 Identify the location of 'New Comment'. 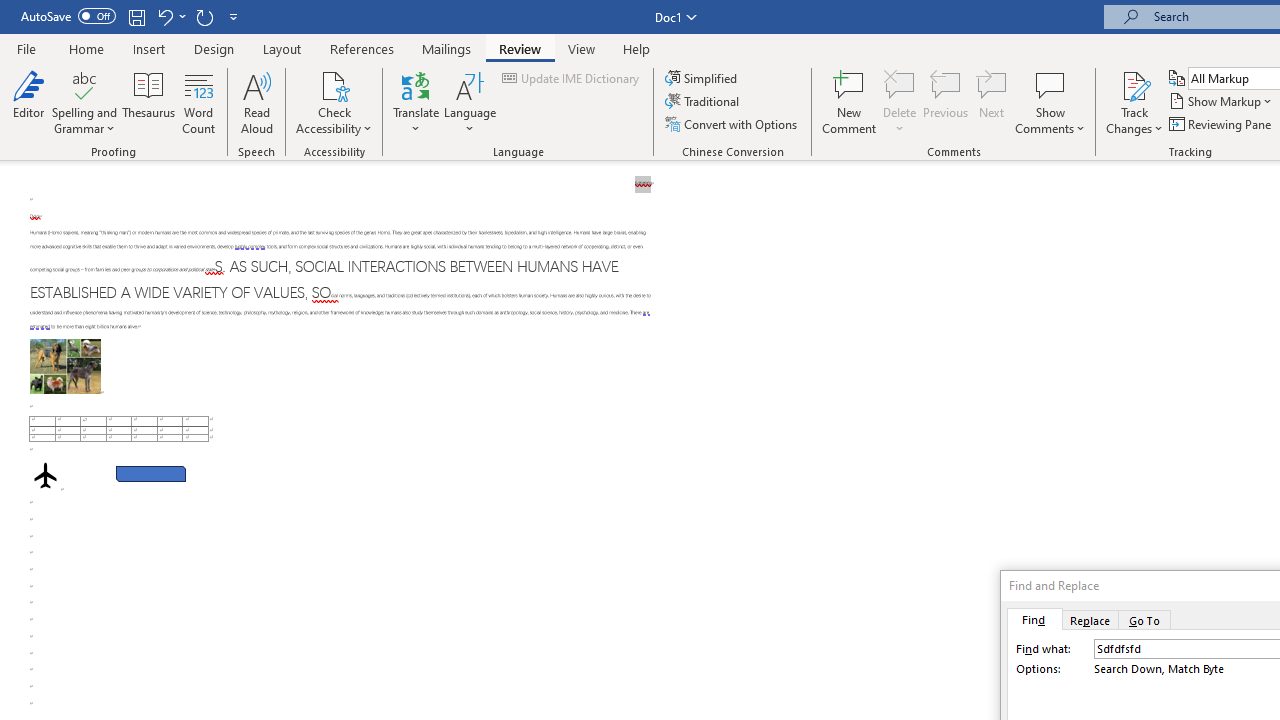
(849, 103).